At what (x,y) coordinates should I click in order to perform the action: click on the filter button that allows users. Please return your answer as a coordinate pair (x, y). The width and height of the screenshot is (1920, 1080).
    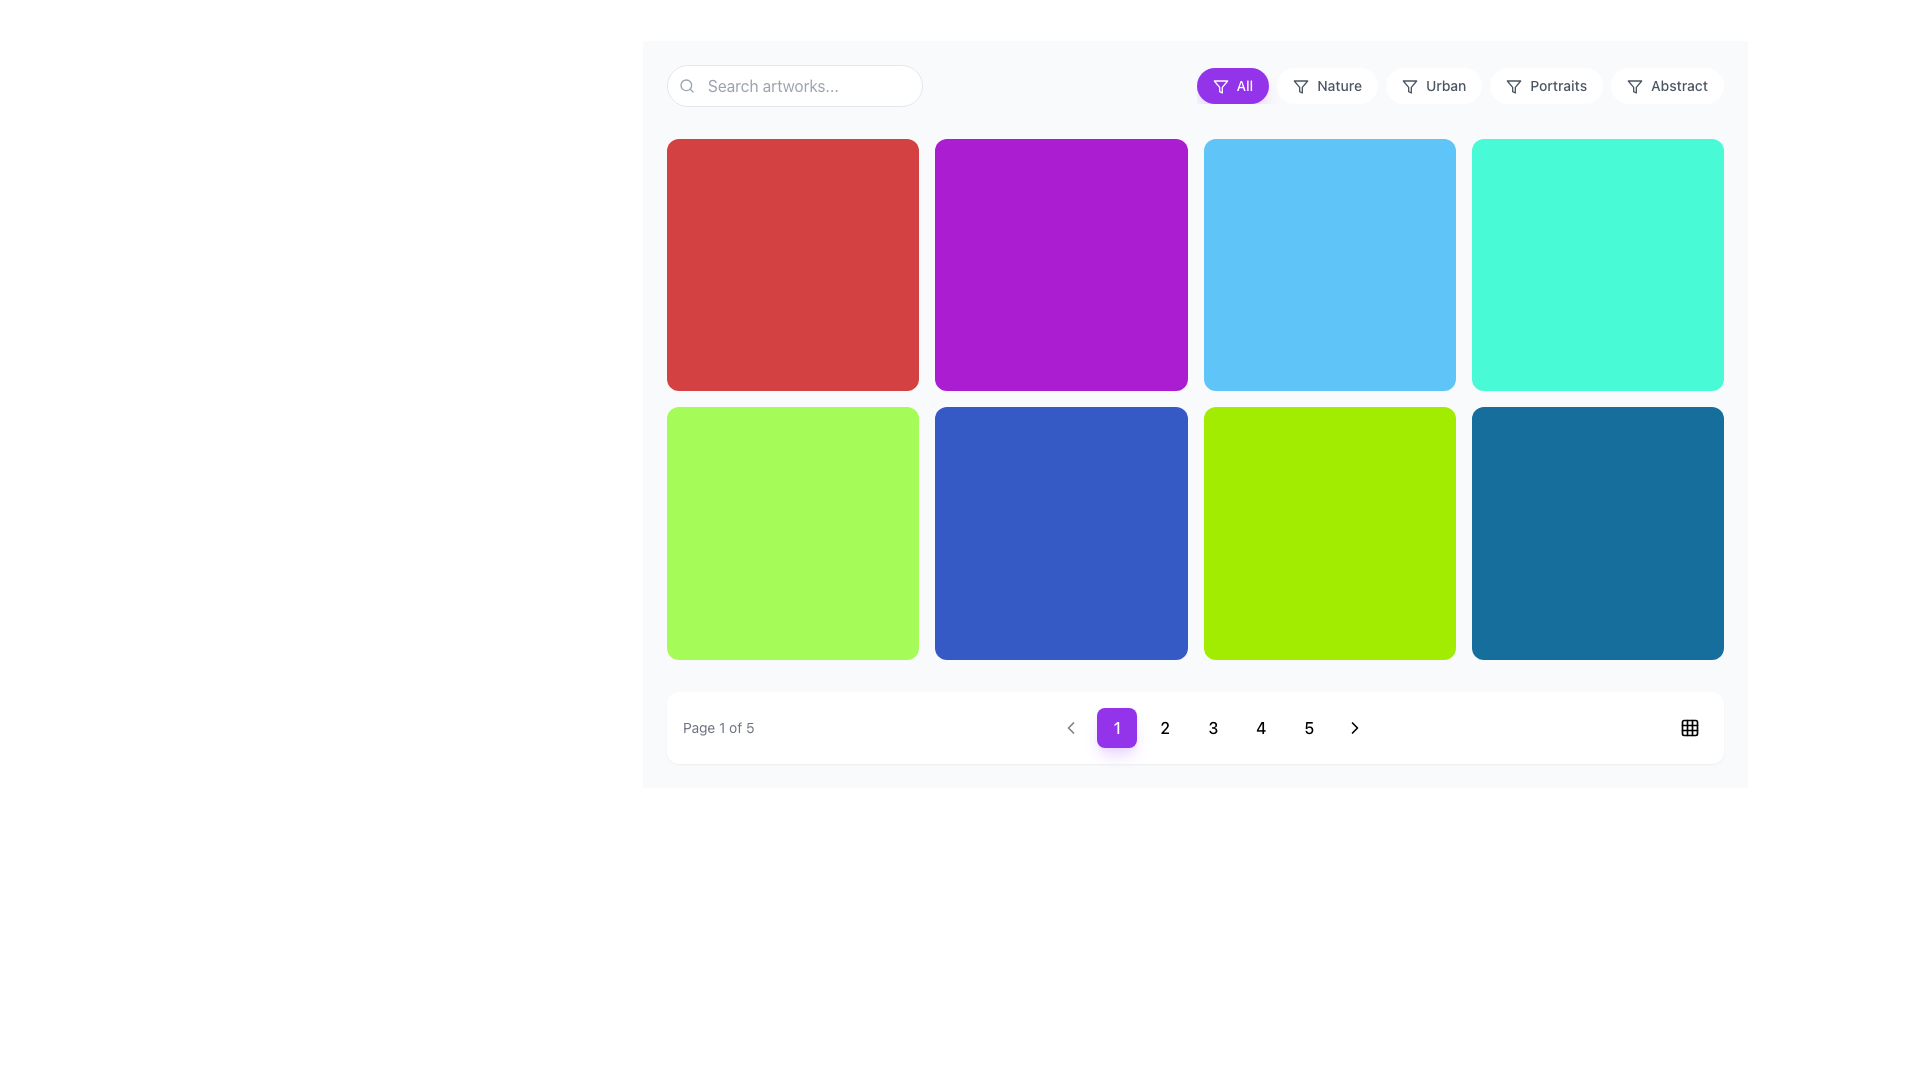
    Looking at the image, I should click on (1433, 84).